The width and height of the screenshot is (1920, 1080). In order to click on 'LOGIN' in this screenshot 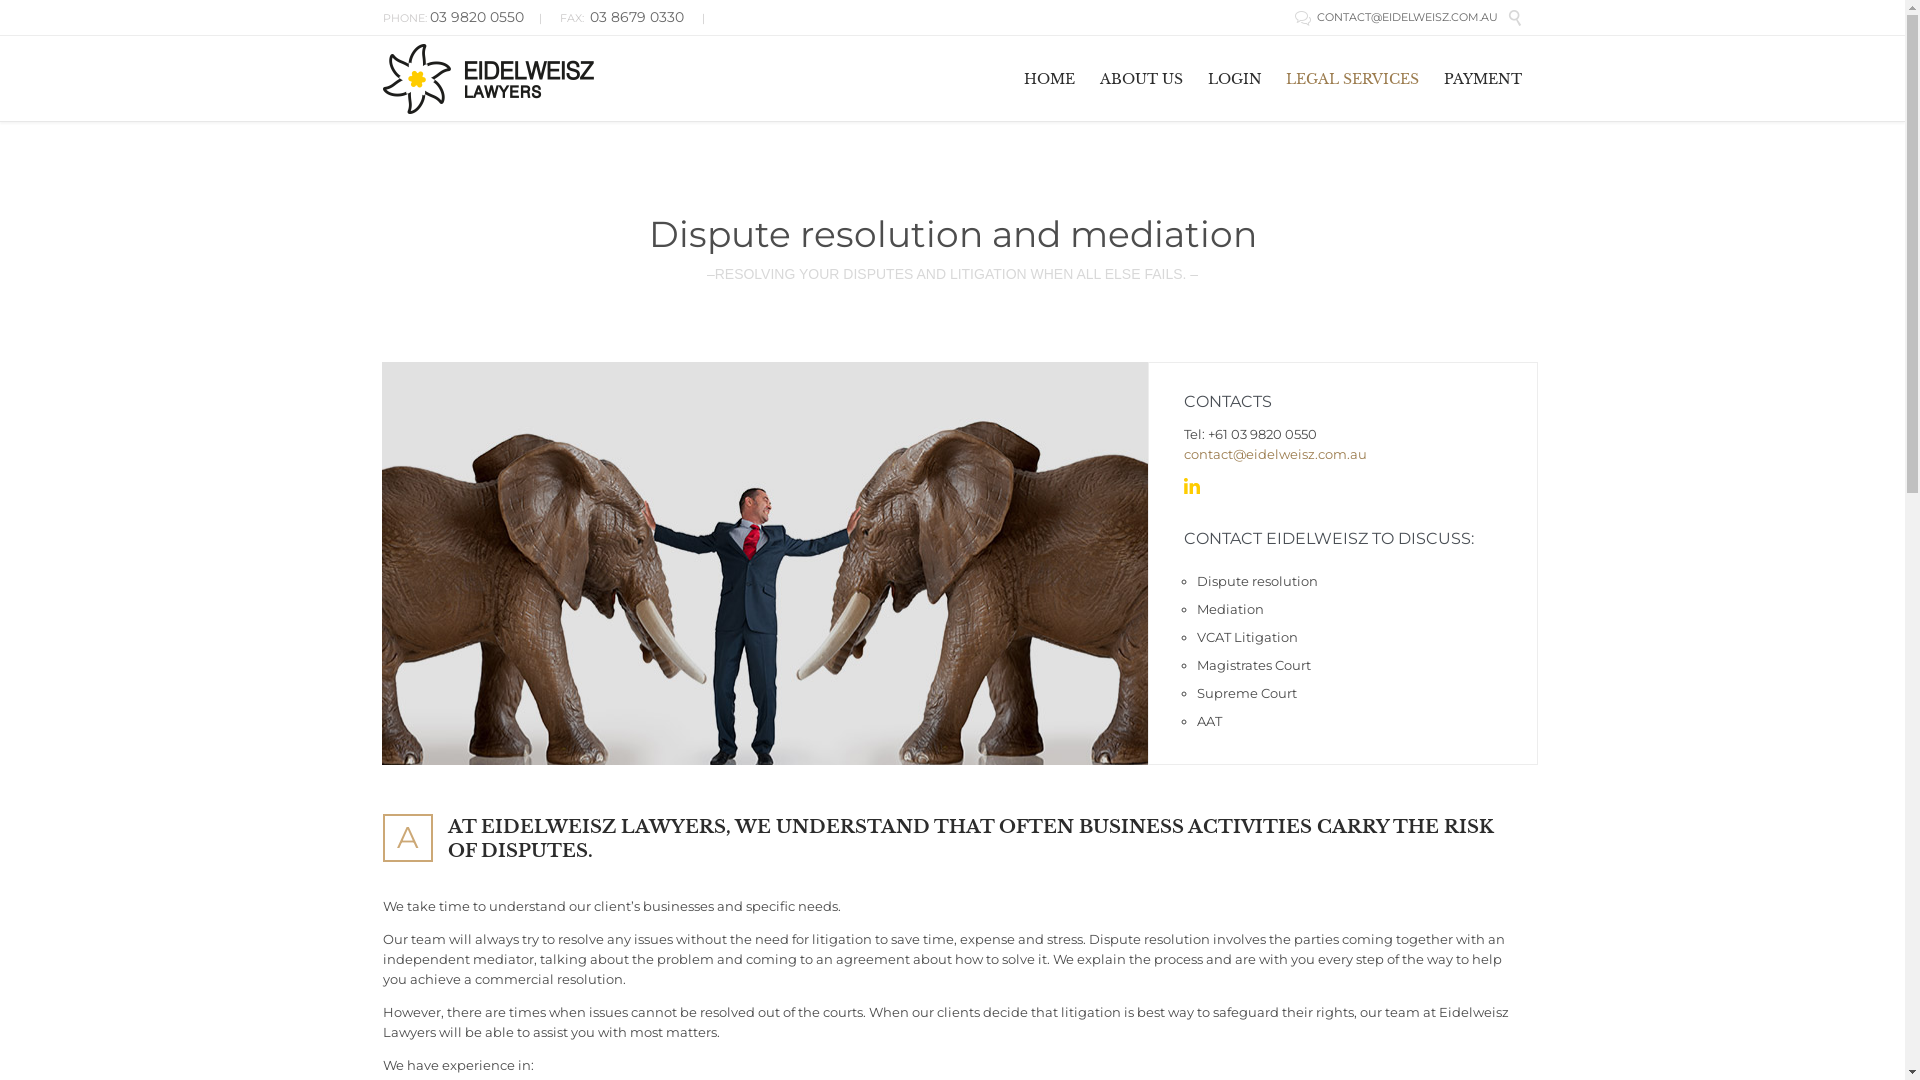, I will do `click(1233, 76)`.